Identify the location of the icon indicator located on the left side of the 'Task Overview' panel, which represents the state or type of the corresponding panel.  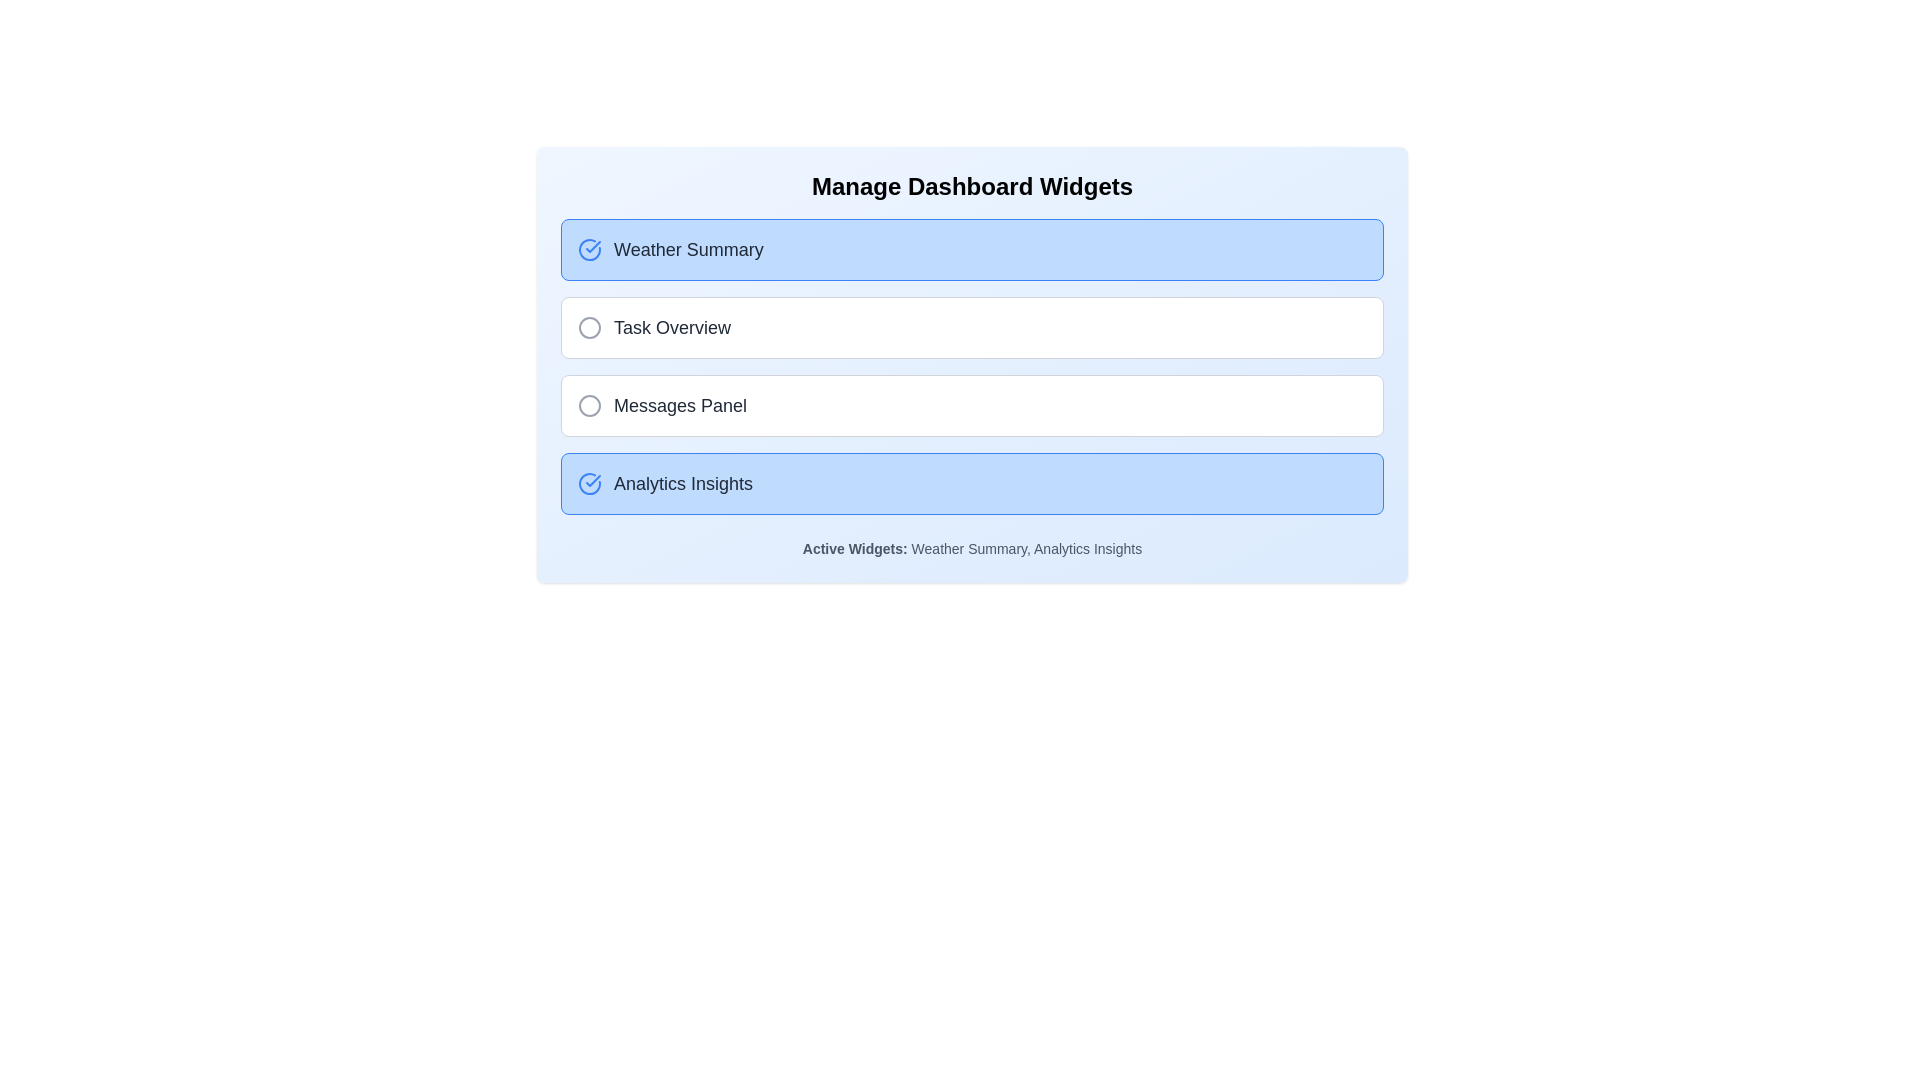
(589, 326).